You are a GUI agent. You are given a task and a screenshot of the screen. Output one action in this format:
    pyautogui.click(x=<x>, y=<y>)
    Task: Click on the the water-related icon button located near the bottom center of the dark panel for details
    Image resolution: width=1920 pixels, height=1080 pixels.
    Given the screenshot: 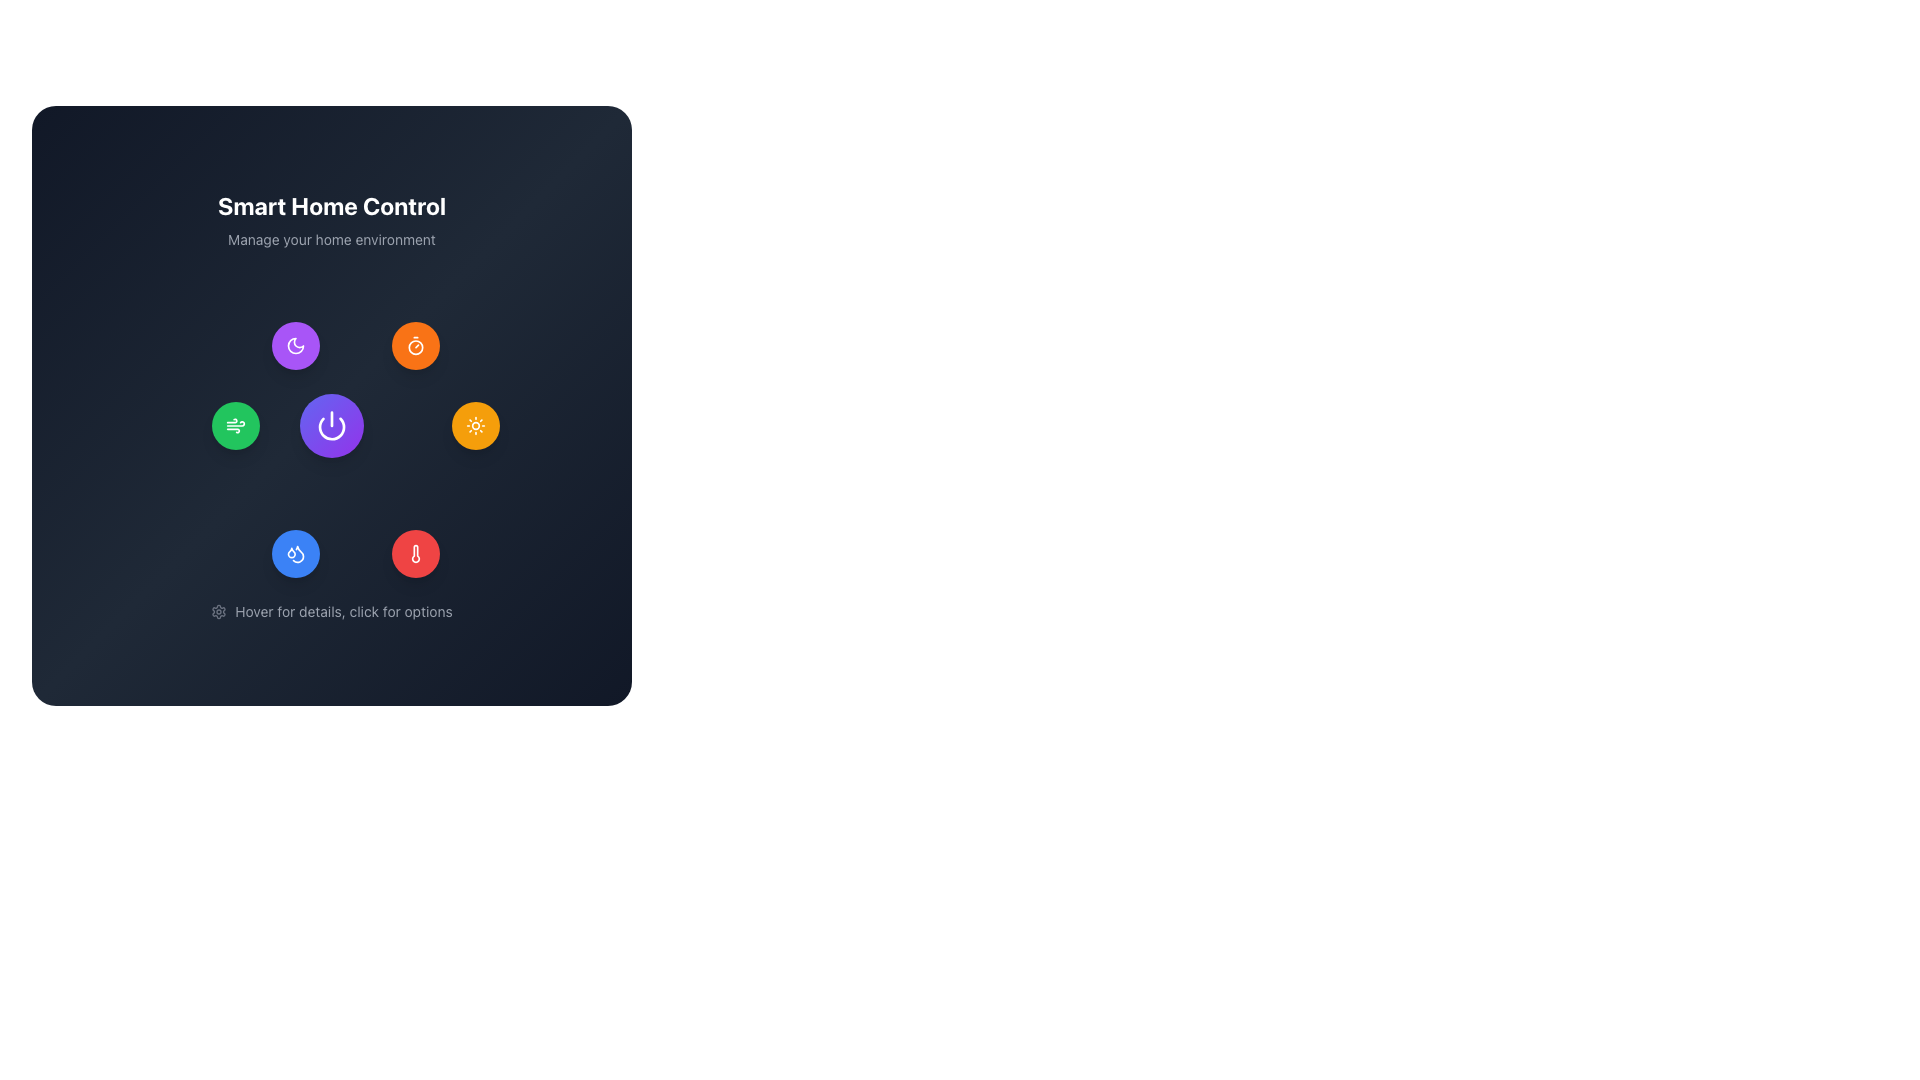 What is the action you would take?
    pyautogui.click(x=295, y=554)
    